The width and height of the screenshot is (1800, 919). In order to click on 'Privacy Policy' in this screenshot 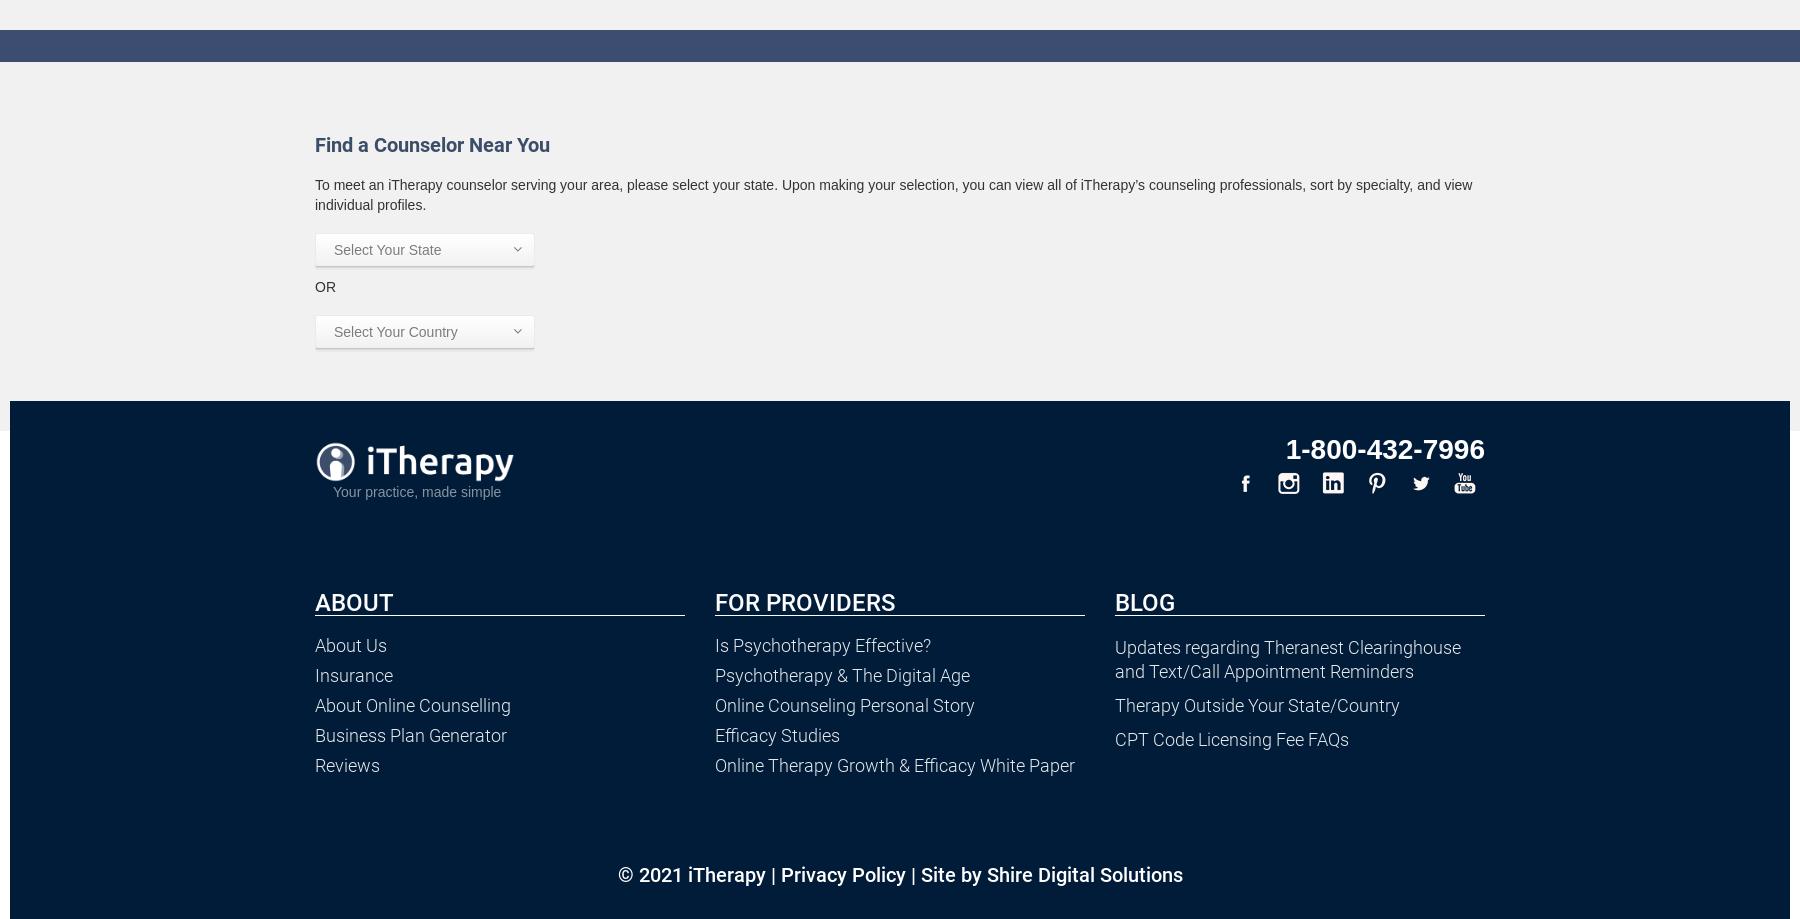, I will do `click(778, 873)`.